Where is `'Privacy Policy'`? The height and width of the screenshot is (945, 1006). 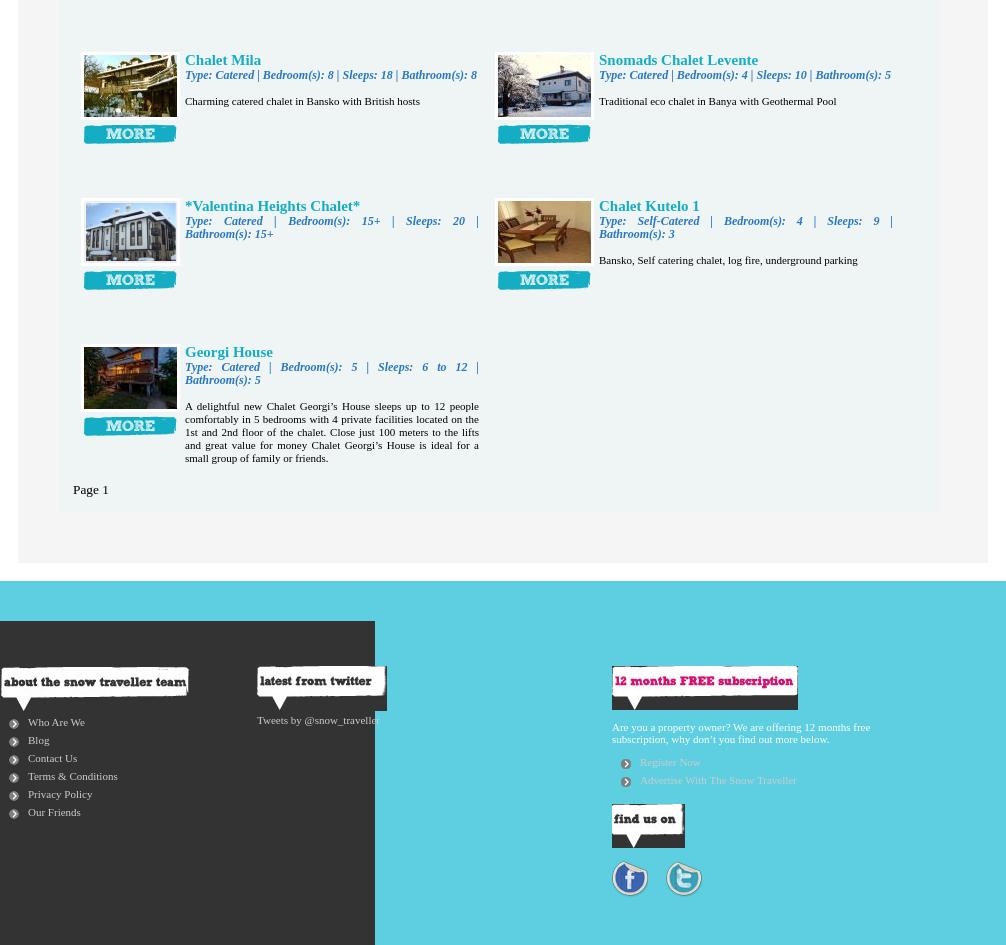 'Privacy Policy' is located at coordinates (59, 792).